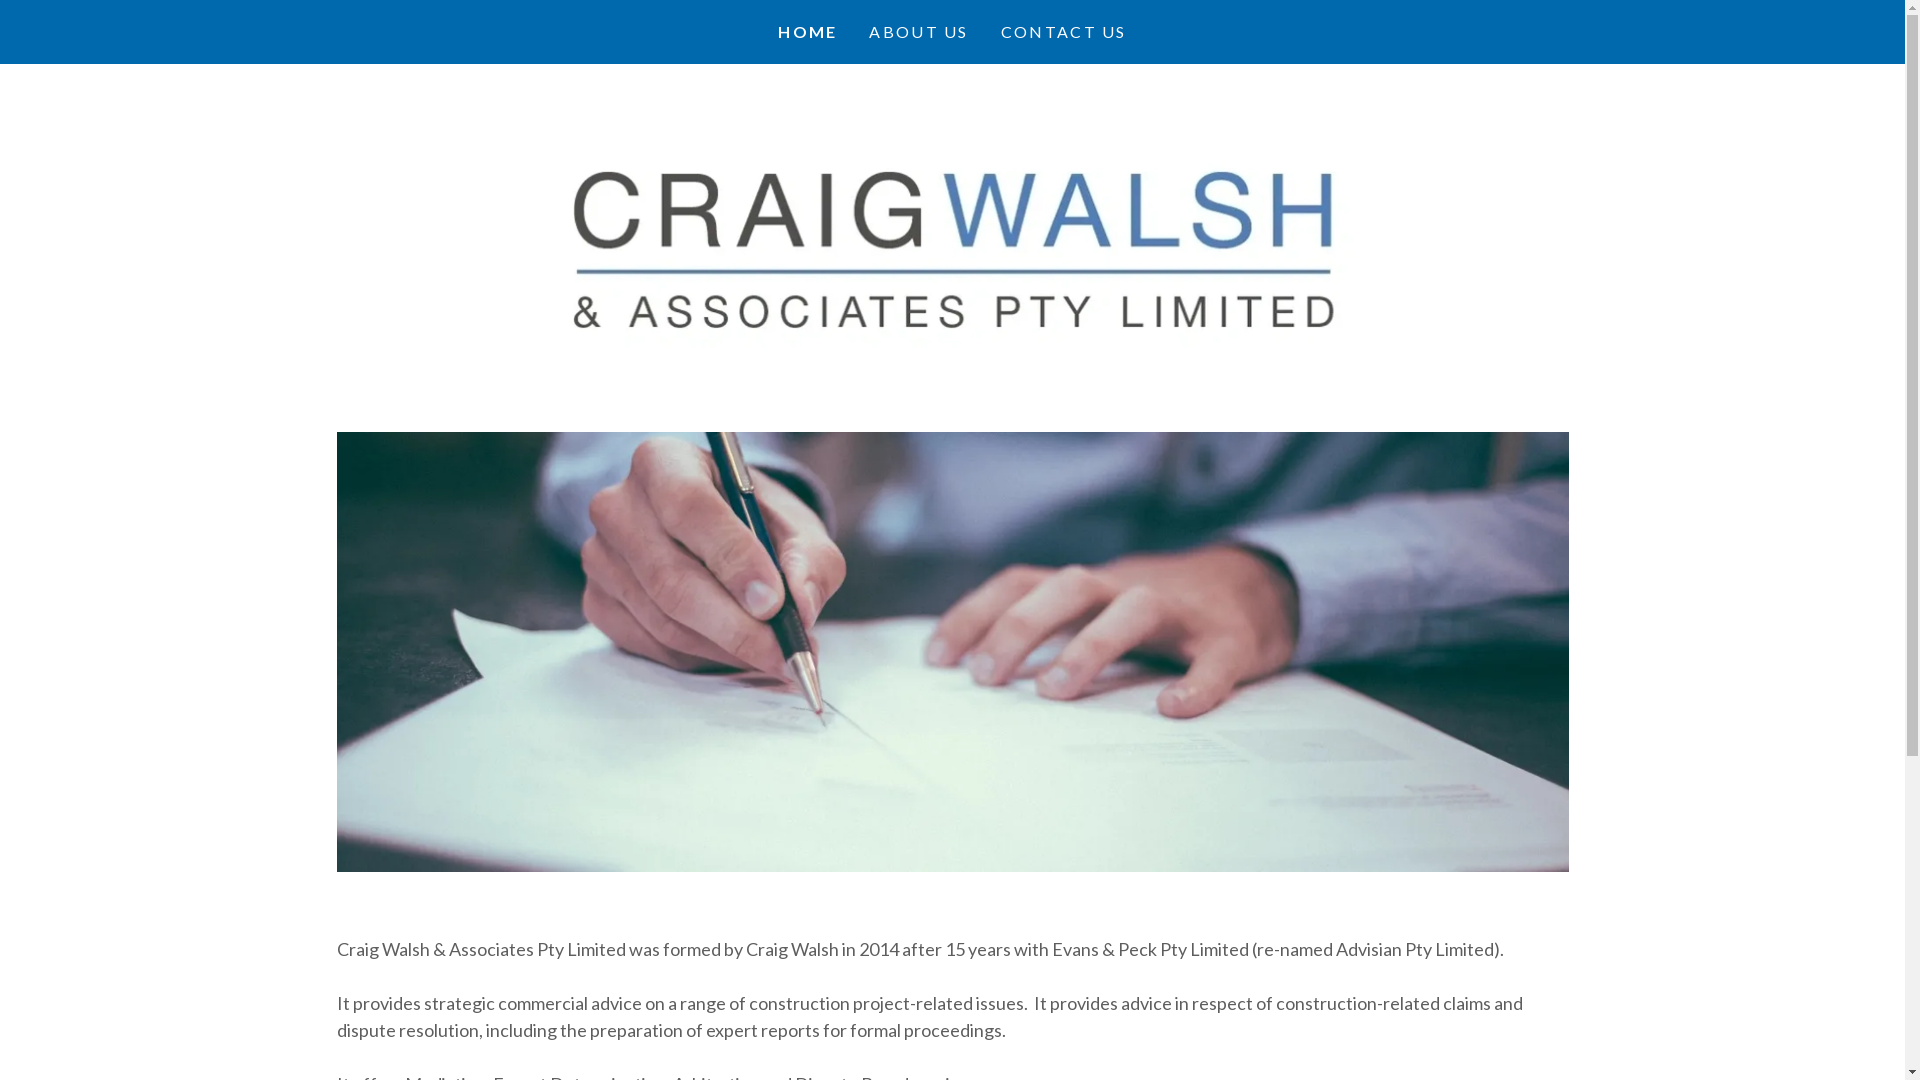 This screenshot has width=1920, height=1080. I want to click on 'HOME', so click(807, 31).